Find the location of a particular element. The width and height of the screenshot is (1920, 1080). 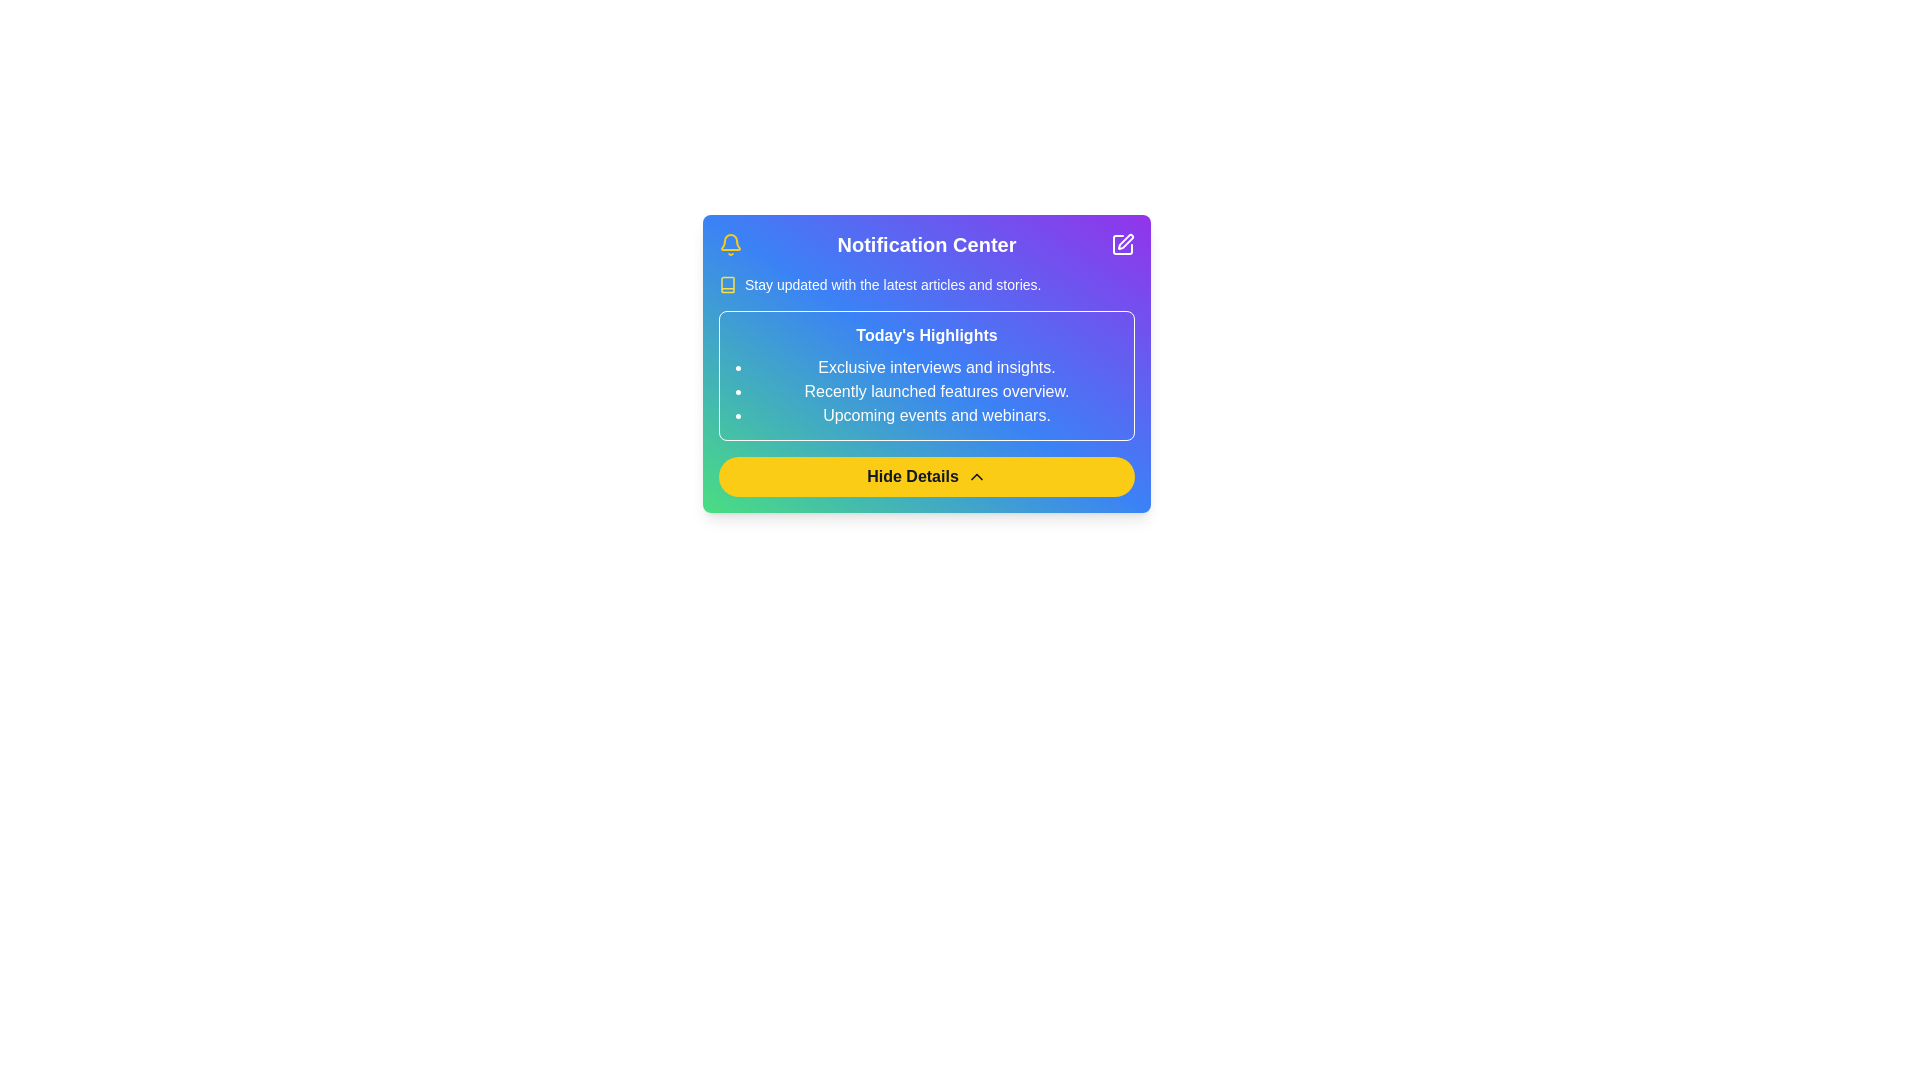

the notification icon located in the top-left corner of the 'Notification Center' card is located at coordinates (729, 244).